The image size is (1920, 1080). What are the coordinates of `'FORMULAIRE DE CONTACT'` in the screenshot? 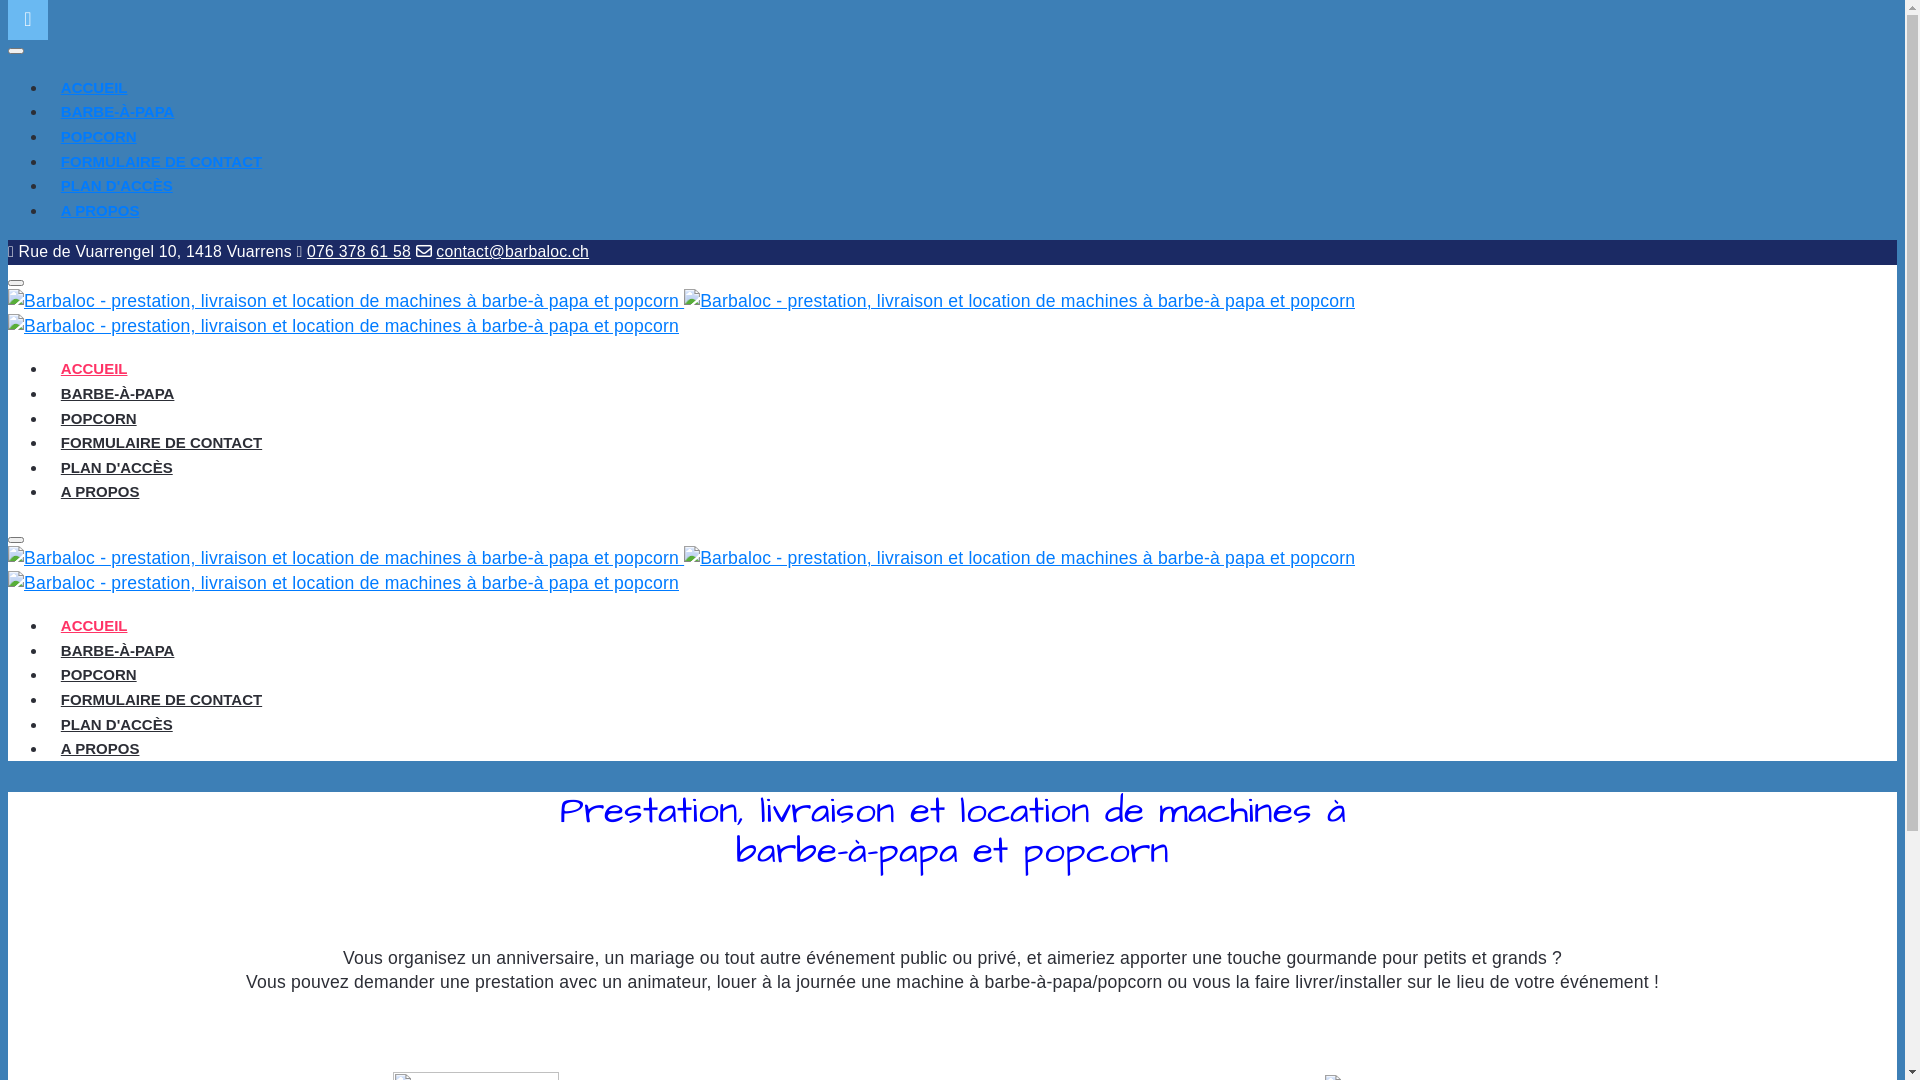 It's located at (161, 160).